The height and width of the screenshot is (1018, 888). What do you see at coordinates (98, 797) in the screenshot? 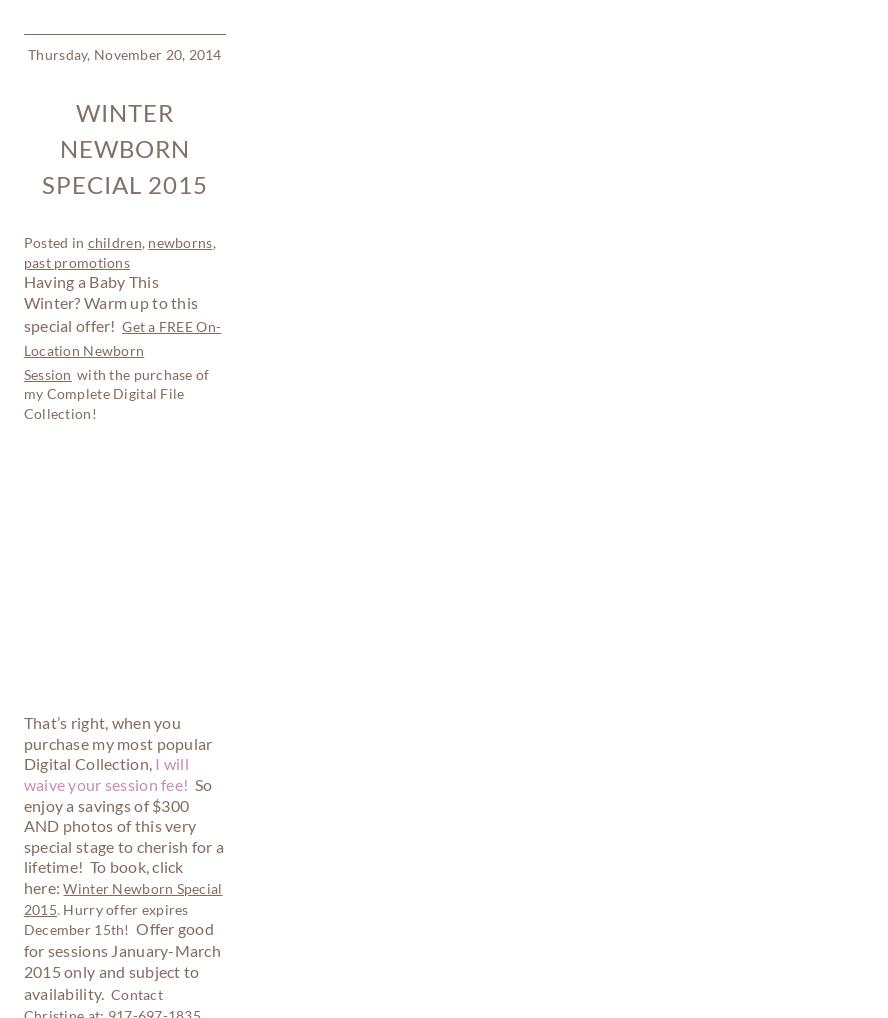
I see `'past promotions'` at bounding box center [98, 797].